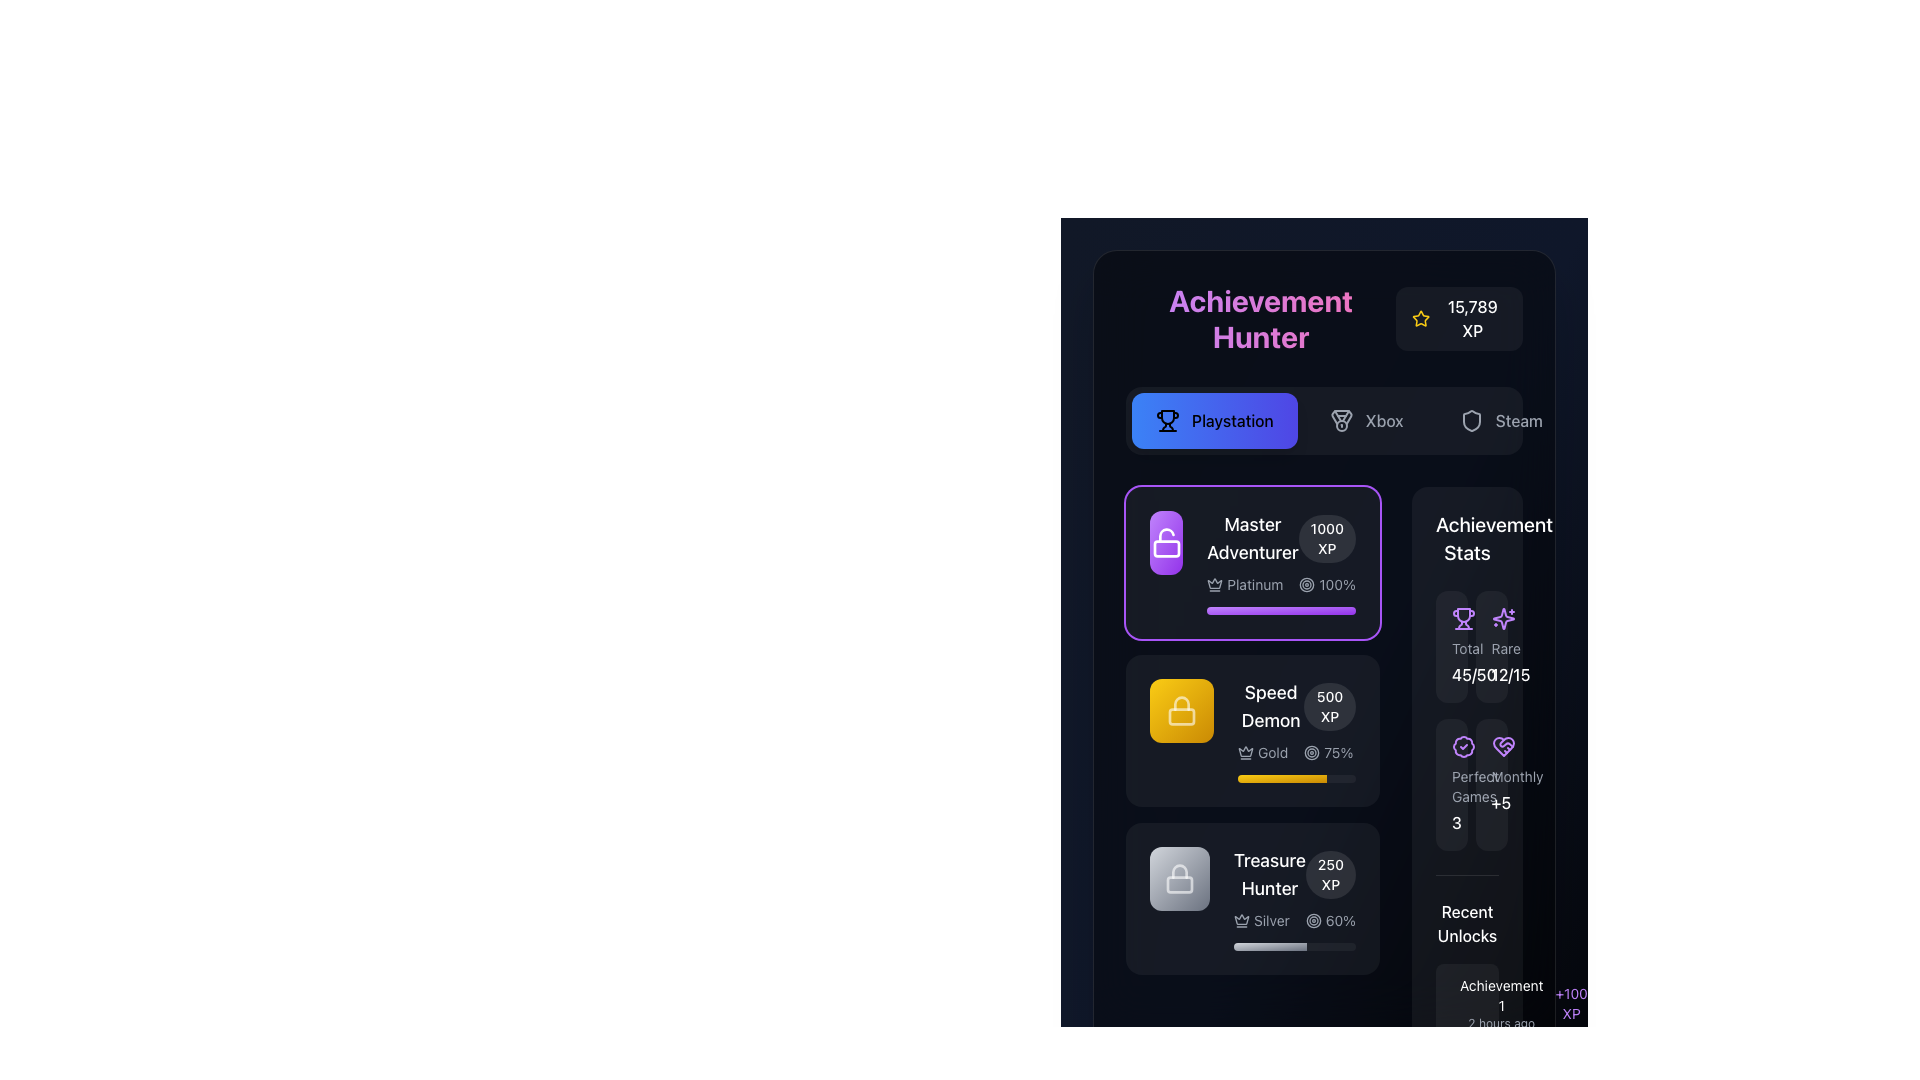 The height and width of the screenshot is (1080, 1920). Describe the element at coordinates (1503, 747) in the screenshot. I see `the purple heart icon with a handshake inside it, located in the 'Monthly +5' section on the right panel of the interface` at that location.